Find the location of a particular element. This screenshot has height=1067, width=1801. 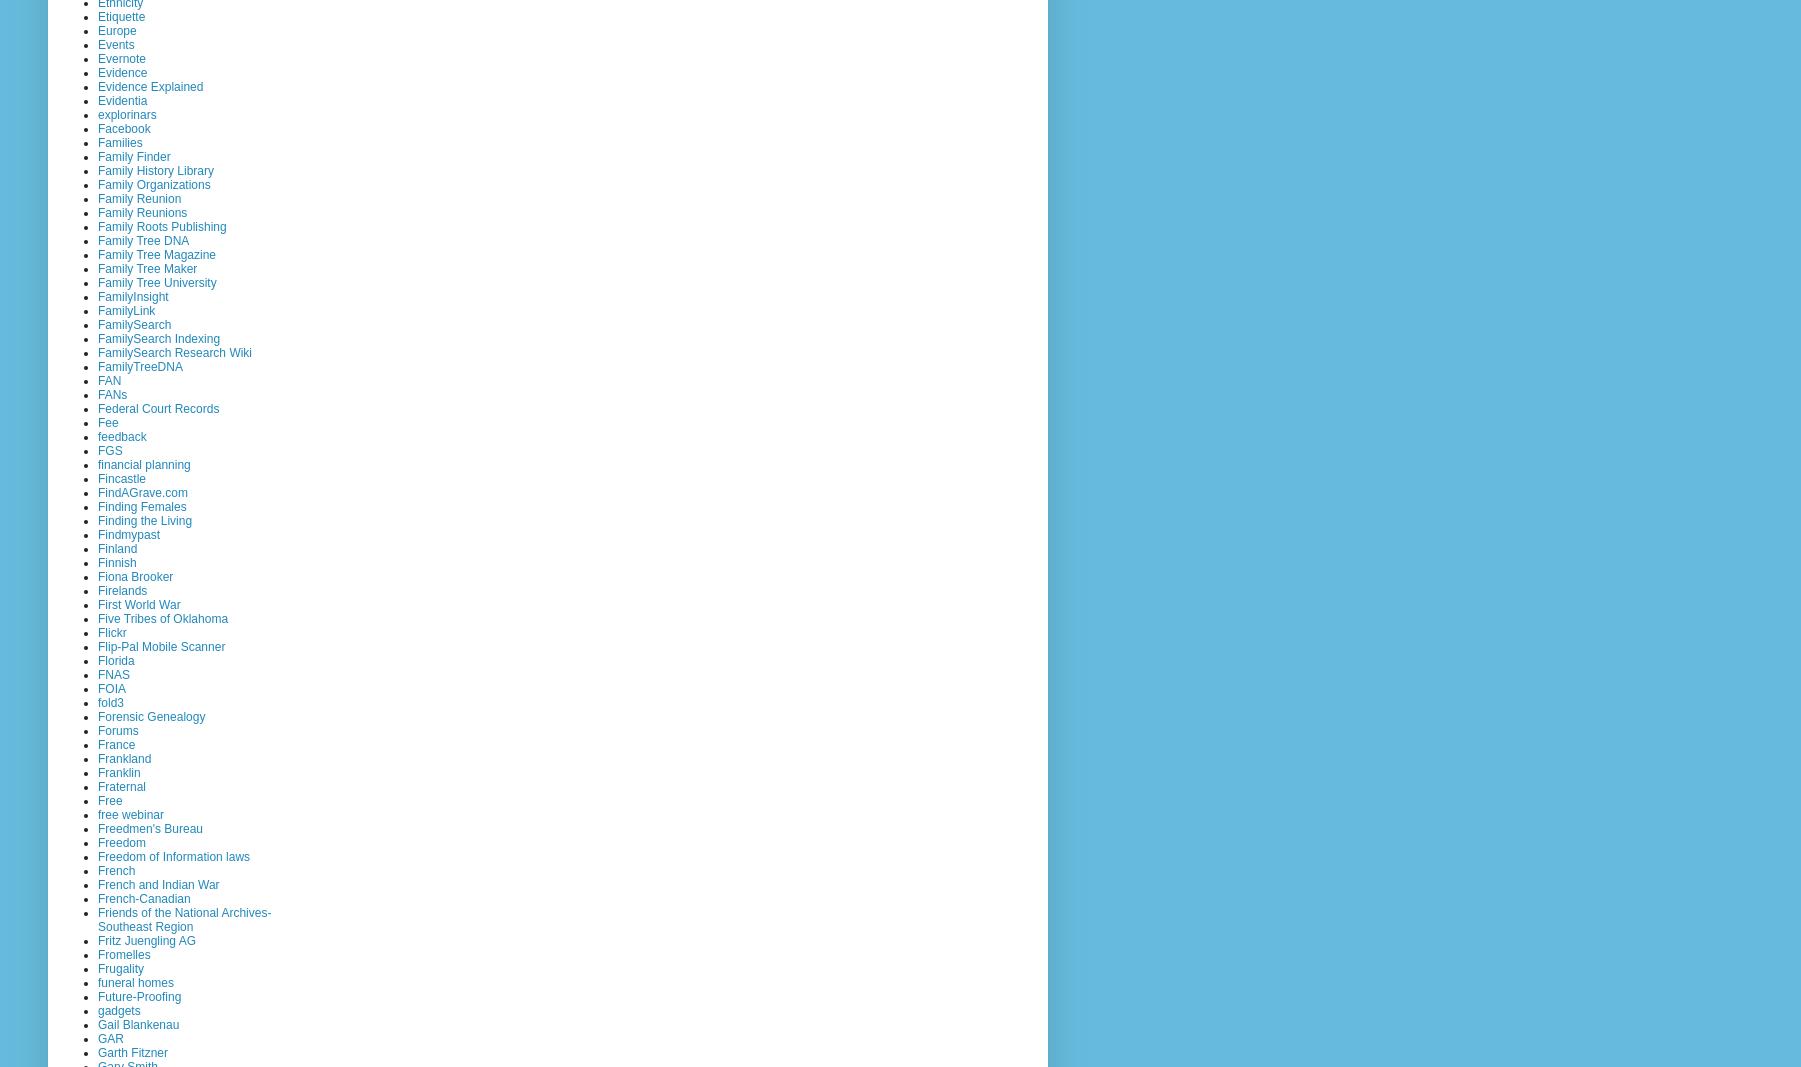

'Fromelles' is located at coordinates (124, 954).